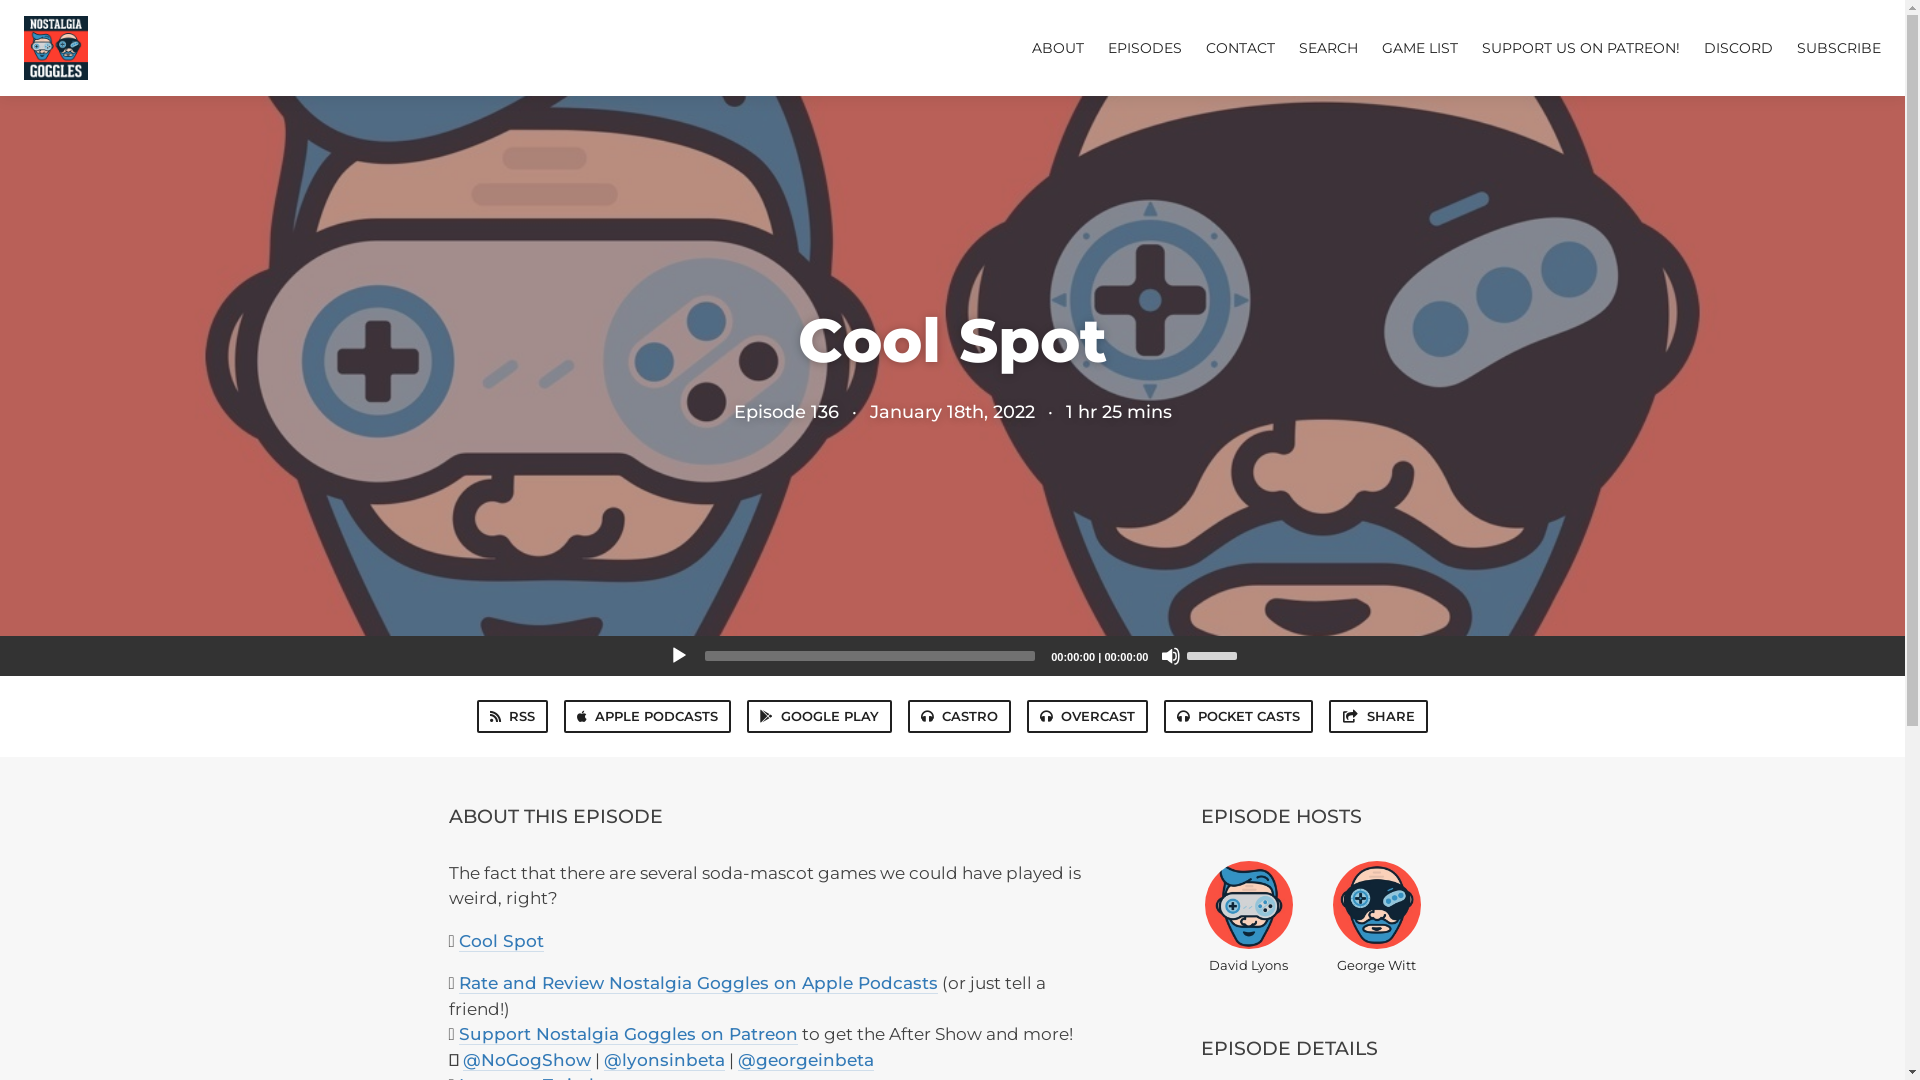  I want to click on 'Mute', so click(1170, 655).